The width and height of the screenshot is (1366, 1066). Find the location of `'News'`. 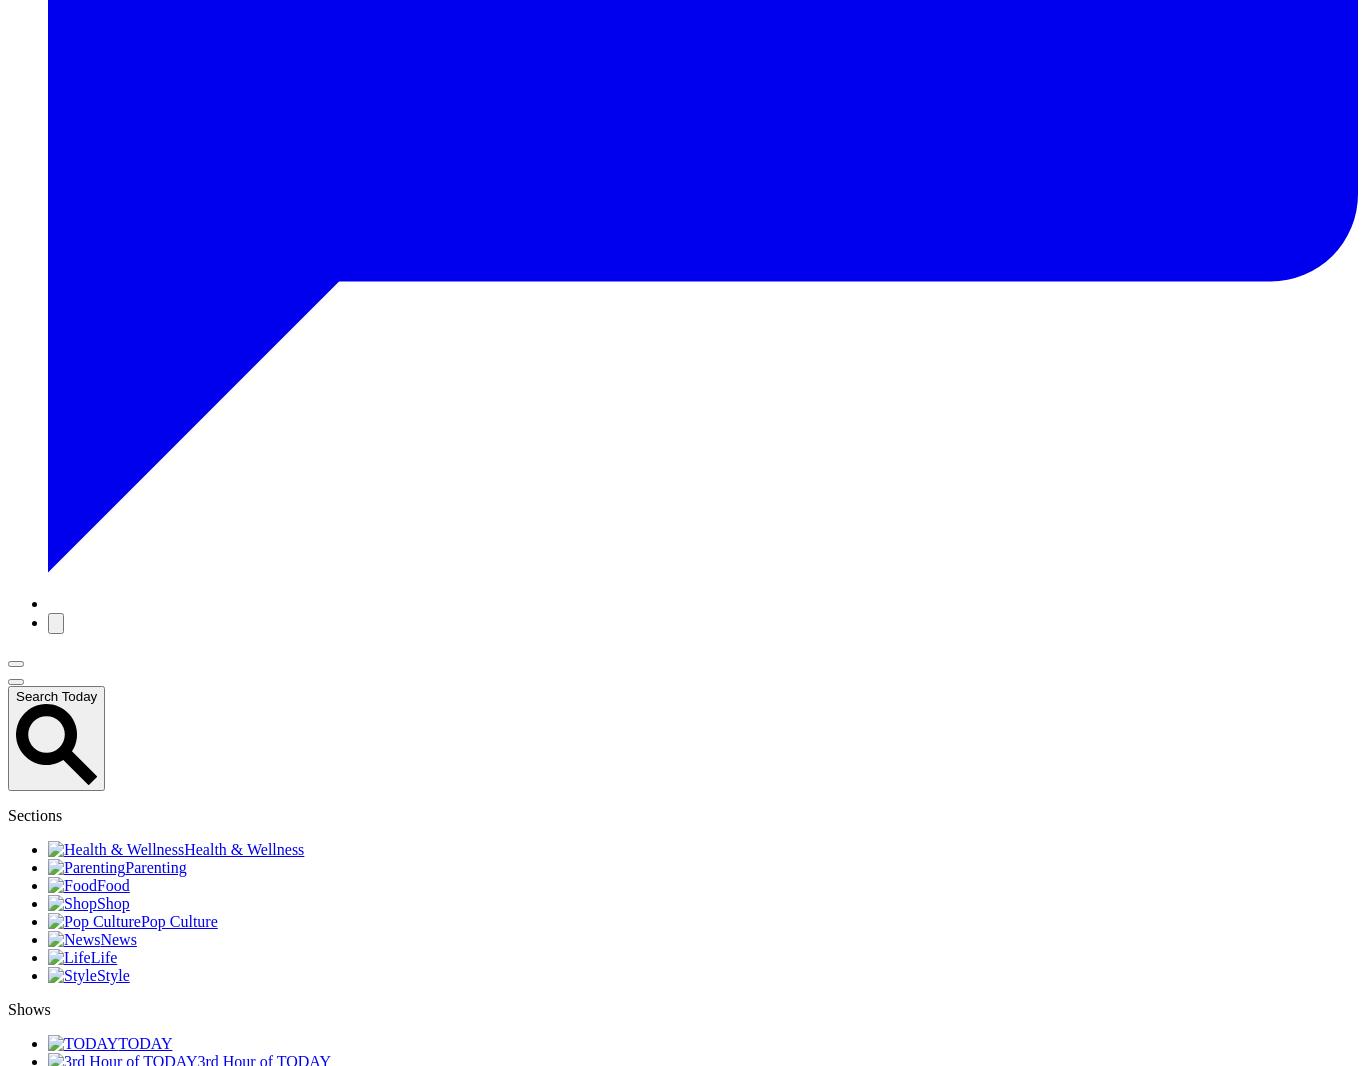

'News' is located at coordinates (117, 939).